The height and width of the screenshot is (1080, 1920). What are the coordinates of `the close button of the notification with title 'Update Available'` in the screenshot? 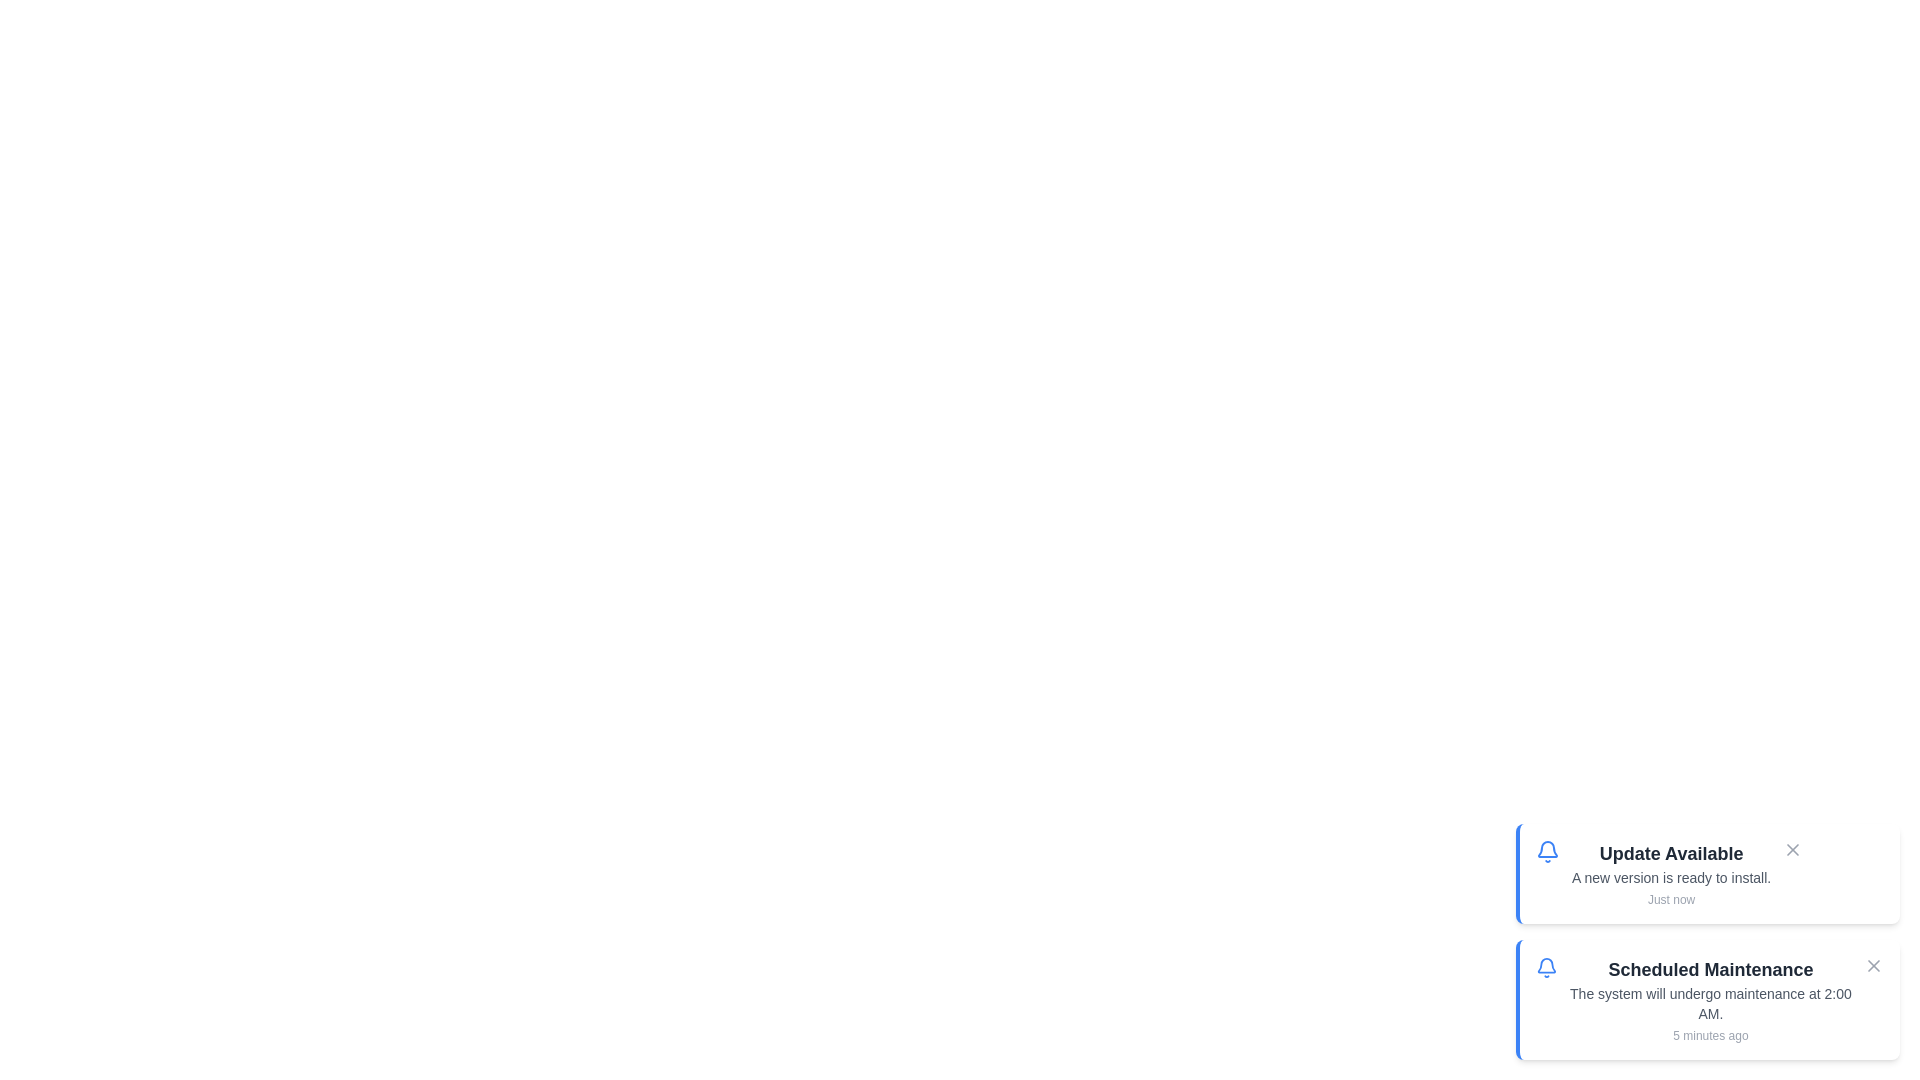 It's located at (1793, 849).